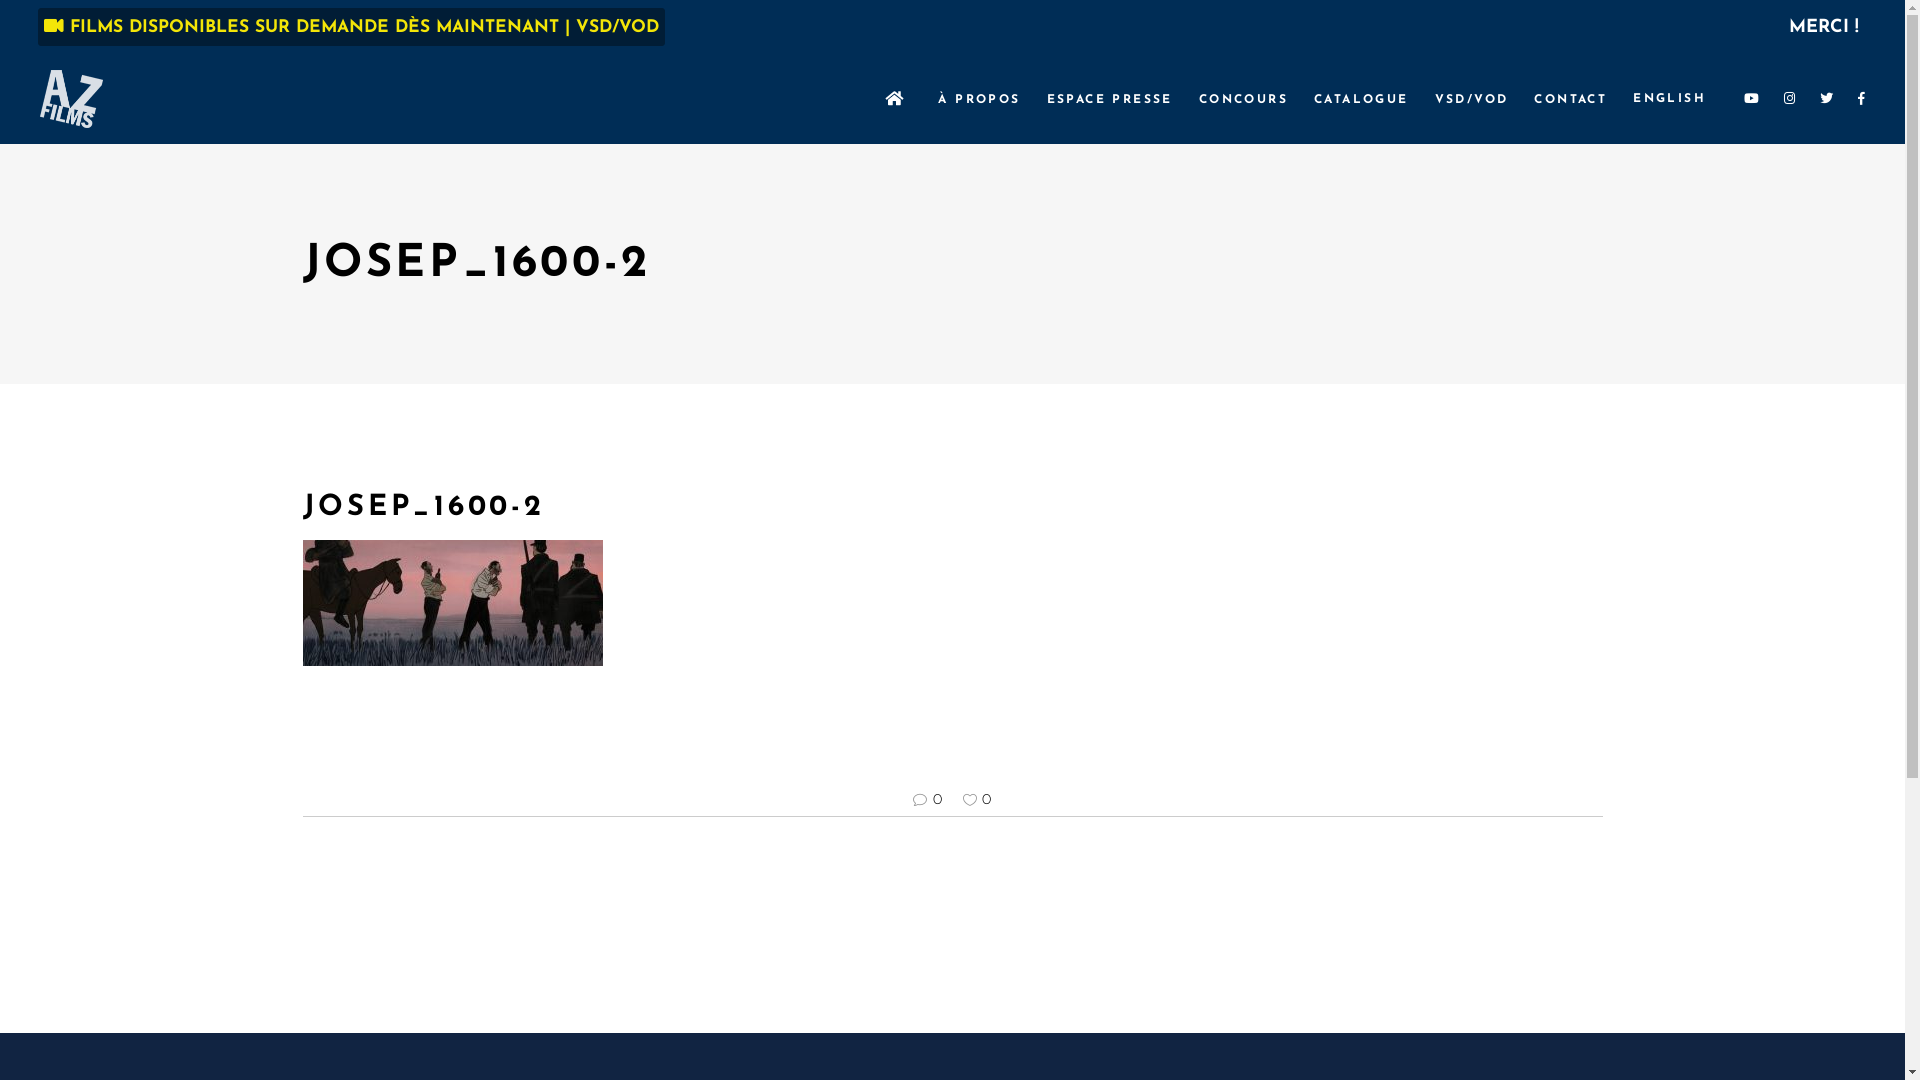 Image resolution: width=1920 pixels, height=1080 pixels. What do you see at coordinates (1360, 99) in the screenshot?
I see `'CATALOGUE'` at bounding box center [1360, 99].